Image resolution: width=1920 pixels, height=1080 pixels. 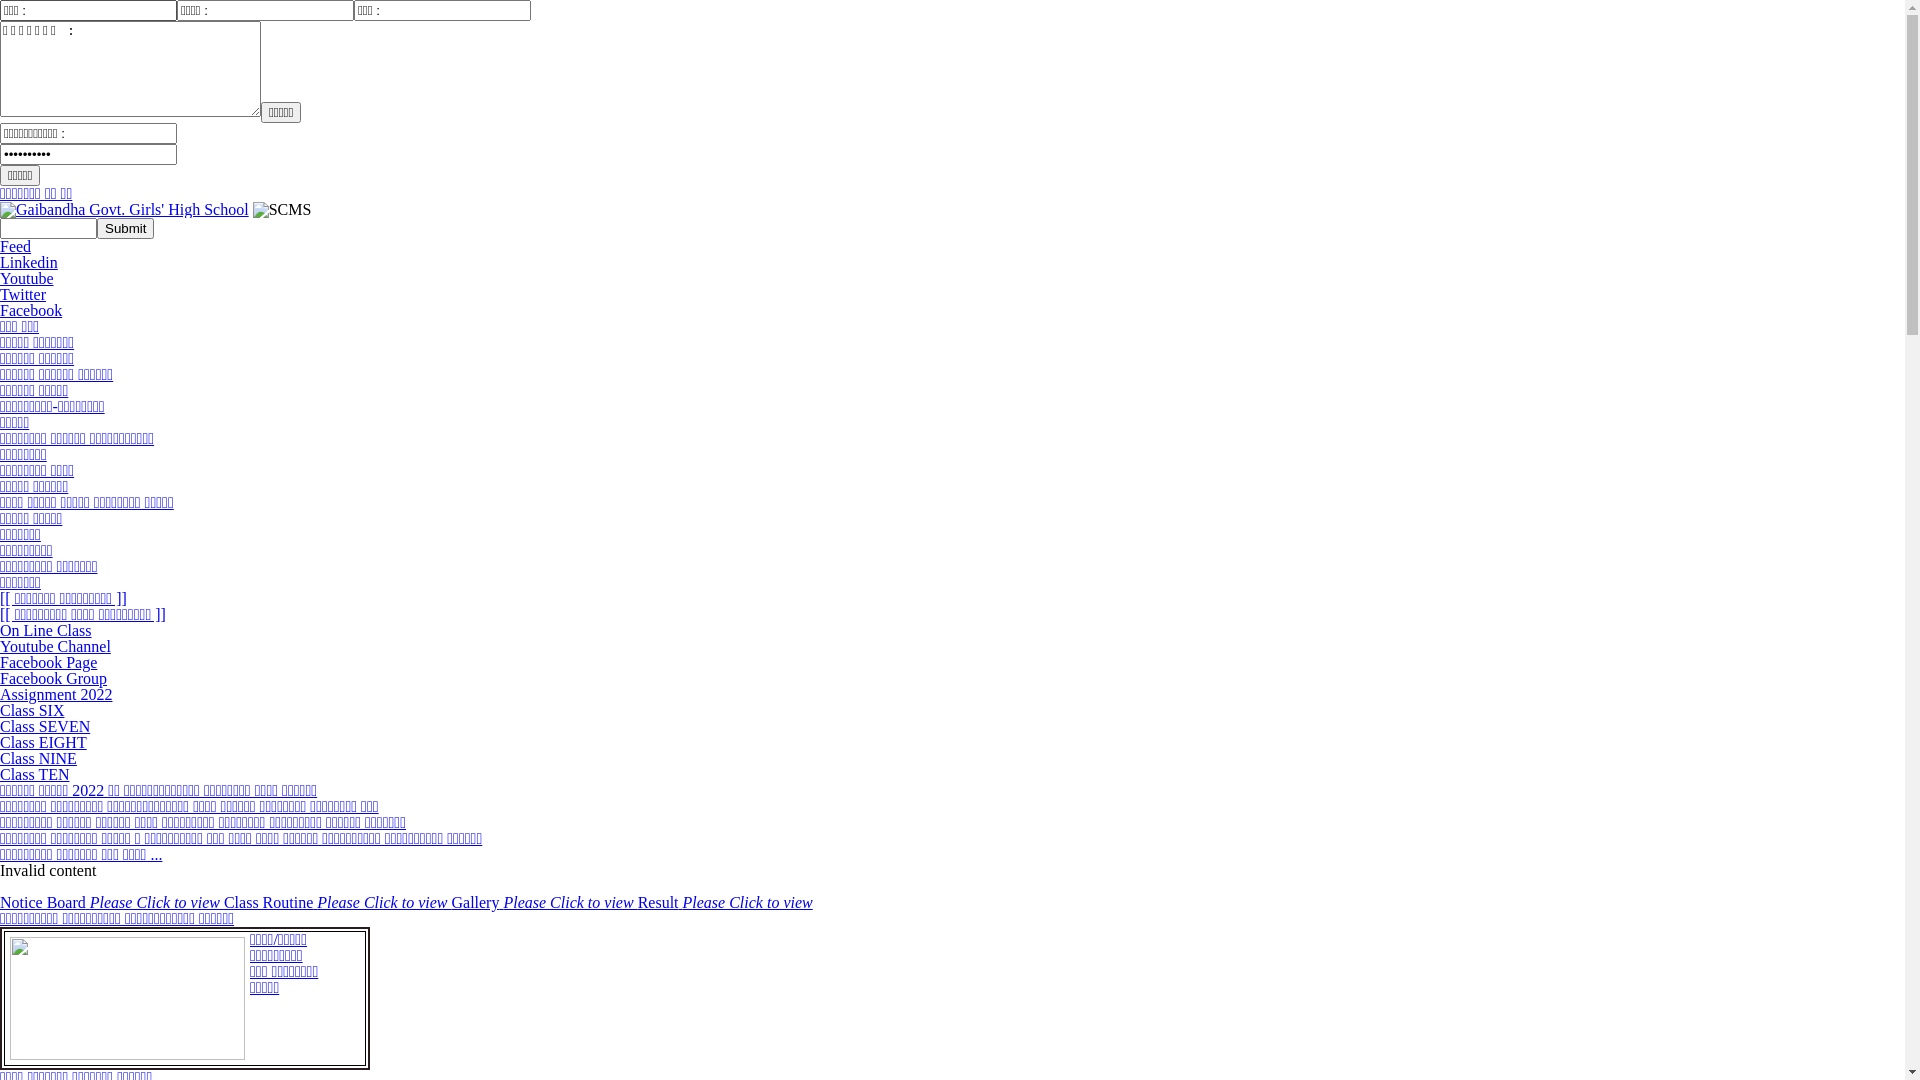 I want to click on 'Youtube', so click(x=27, y=278).